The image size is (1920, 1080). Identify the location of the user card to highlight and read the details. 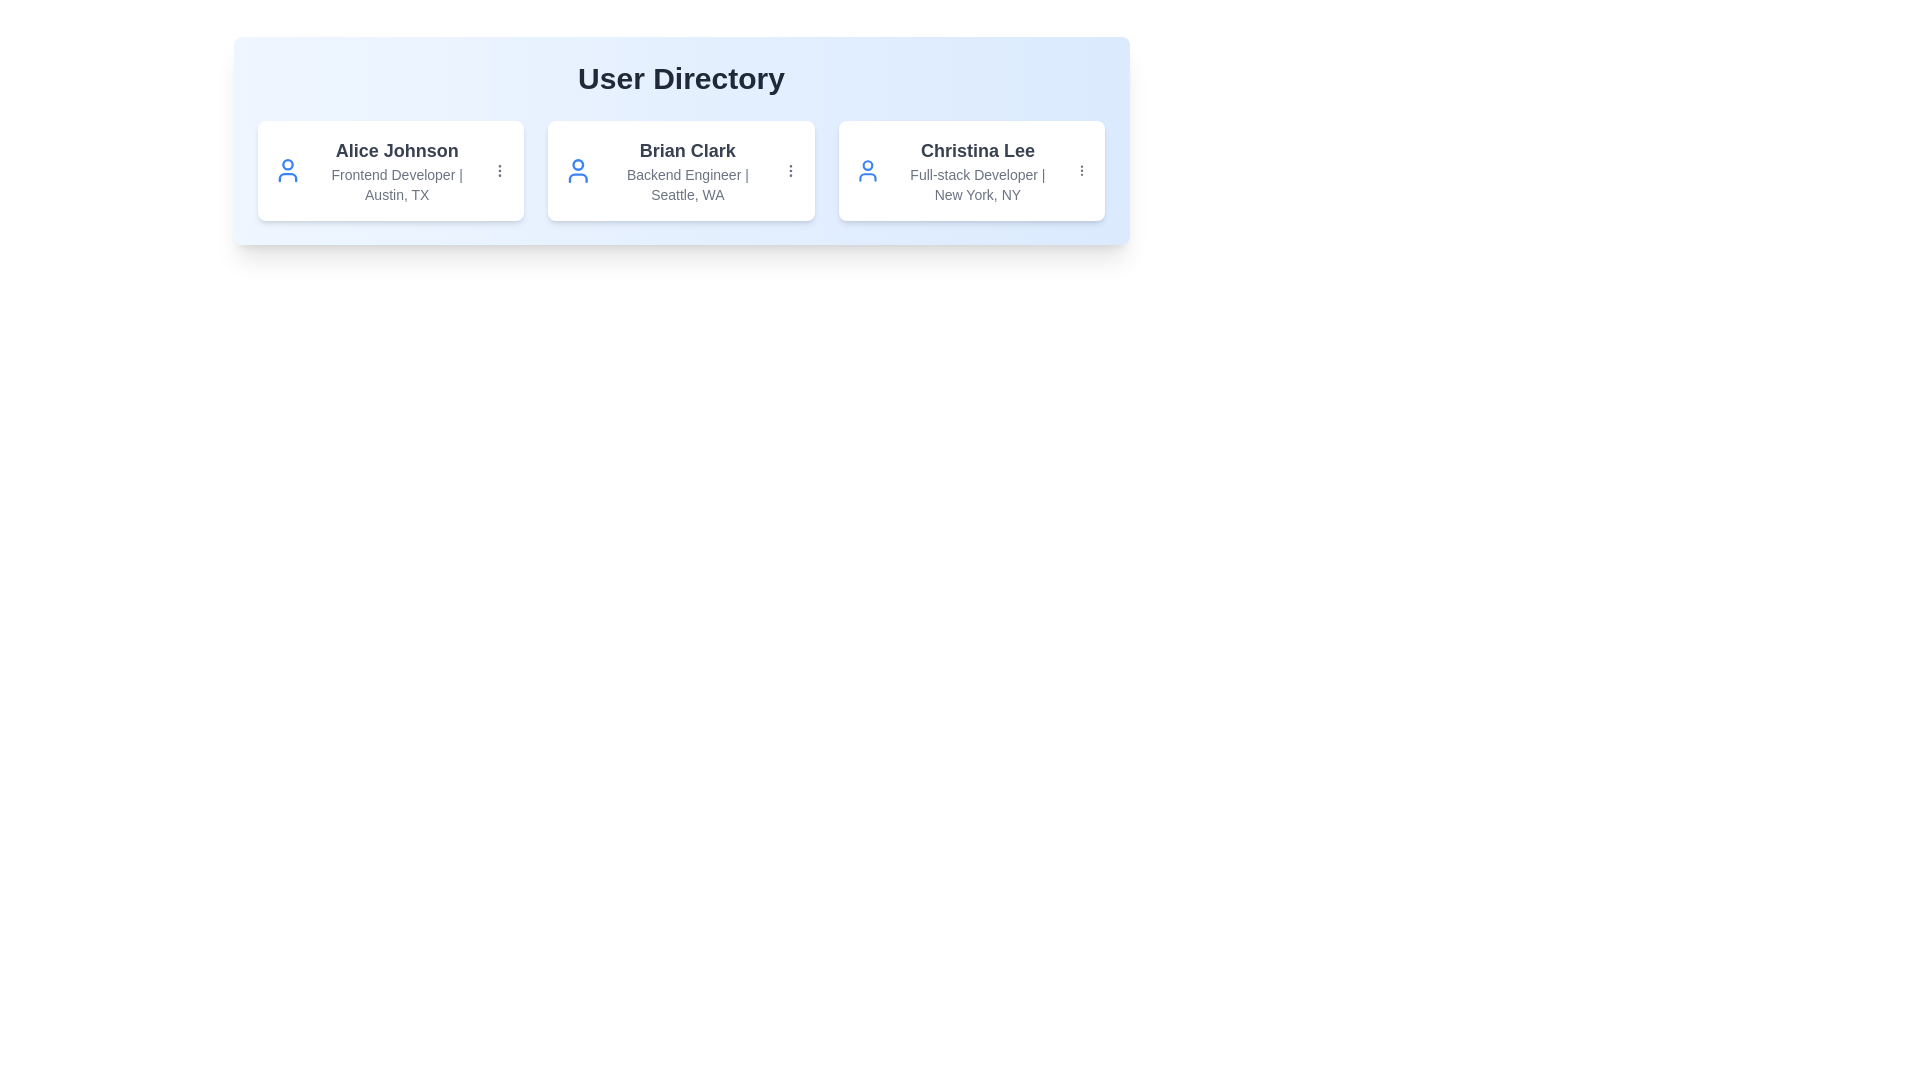
(389, 169).